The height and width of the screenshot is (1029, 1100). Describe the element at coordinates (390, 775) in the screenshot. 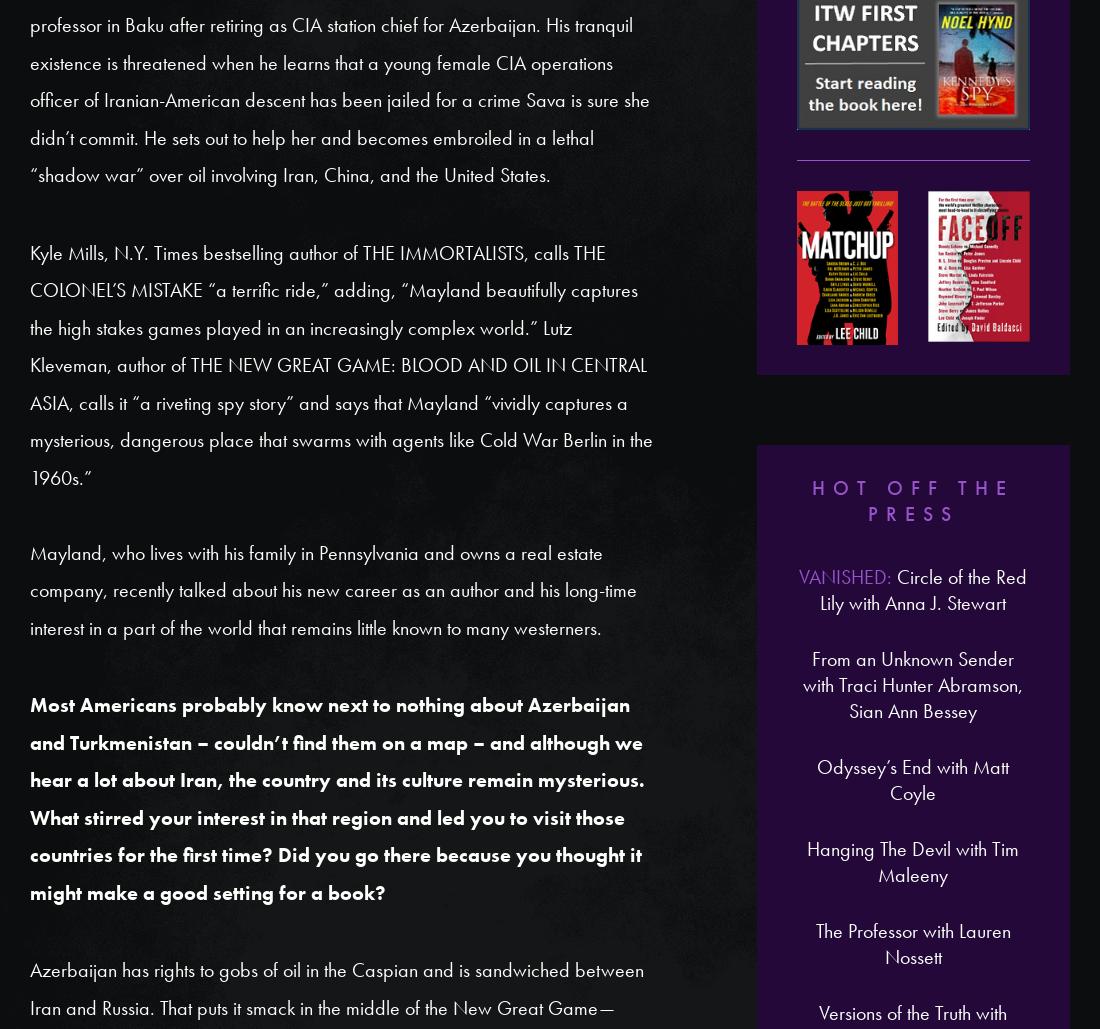

I see `'Sandra Parshall is the author of the Rachel Goddard mystery/suspense series. Her latest title is POISONED GROUND. Visit her website at'` at that location.